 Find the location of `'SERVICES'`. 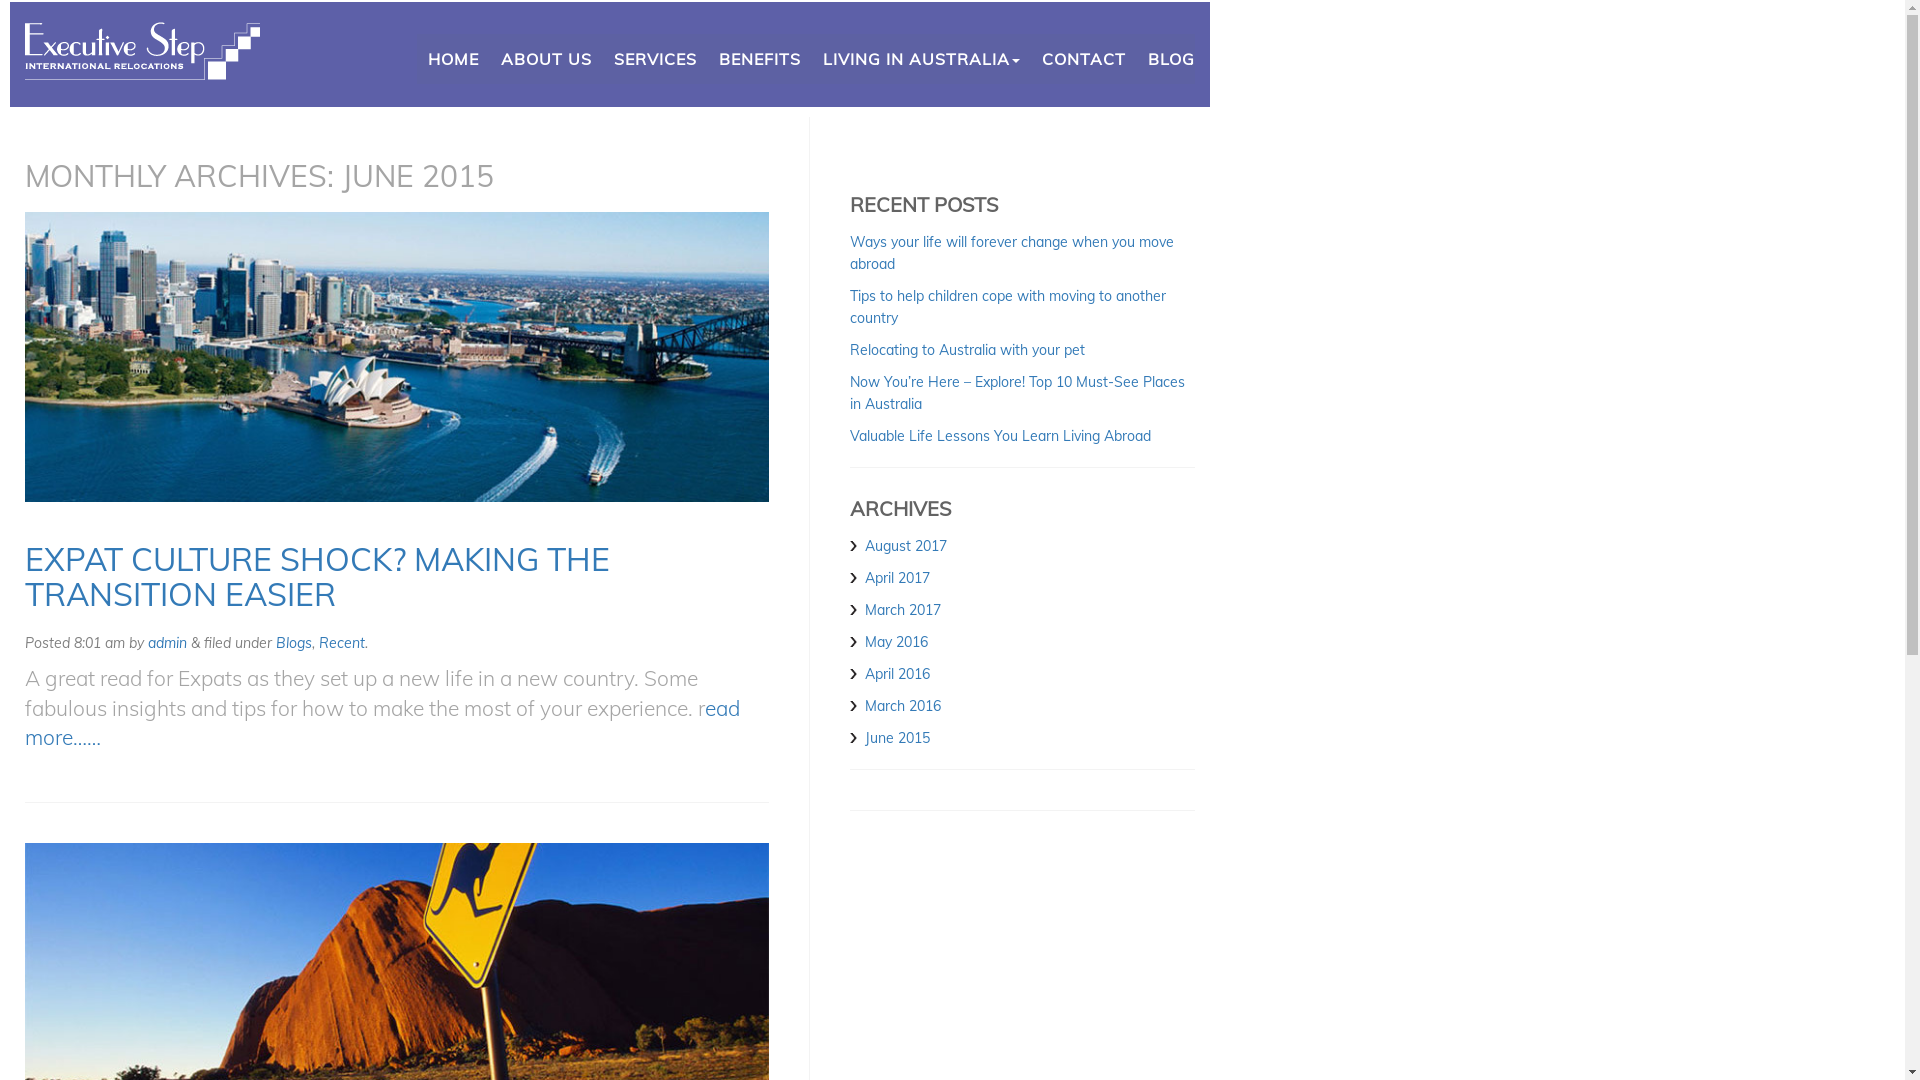

'SERVICES' is located at coordinates (655, 57).